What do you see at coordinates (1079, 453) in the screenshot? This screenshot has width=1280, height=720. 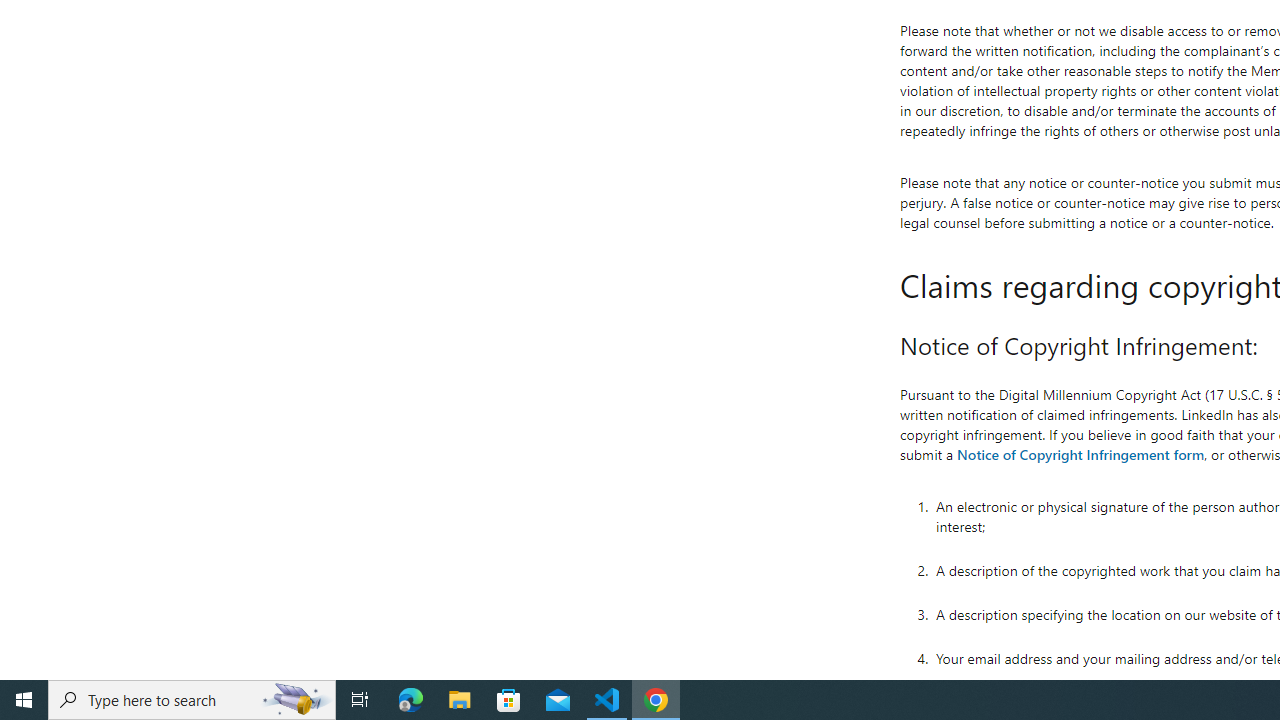 I see `'Notice of Copyright Infringement form'` at bounding box center [1079, 453].